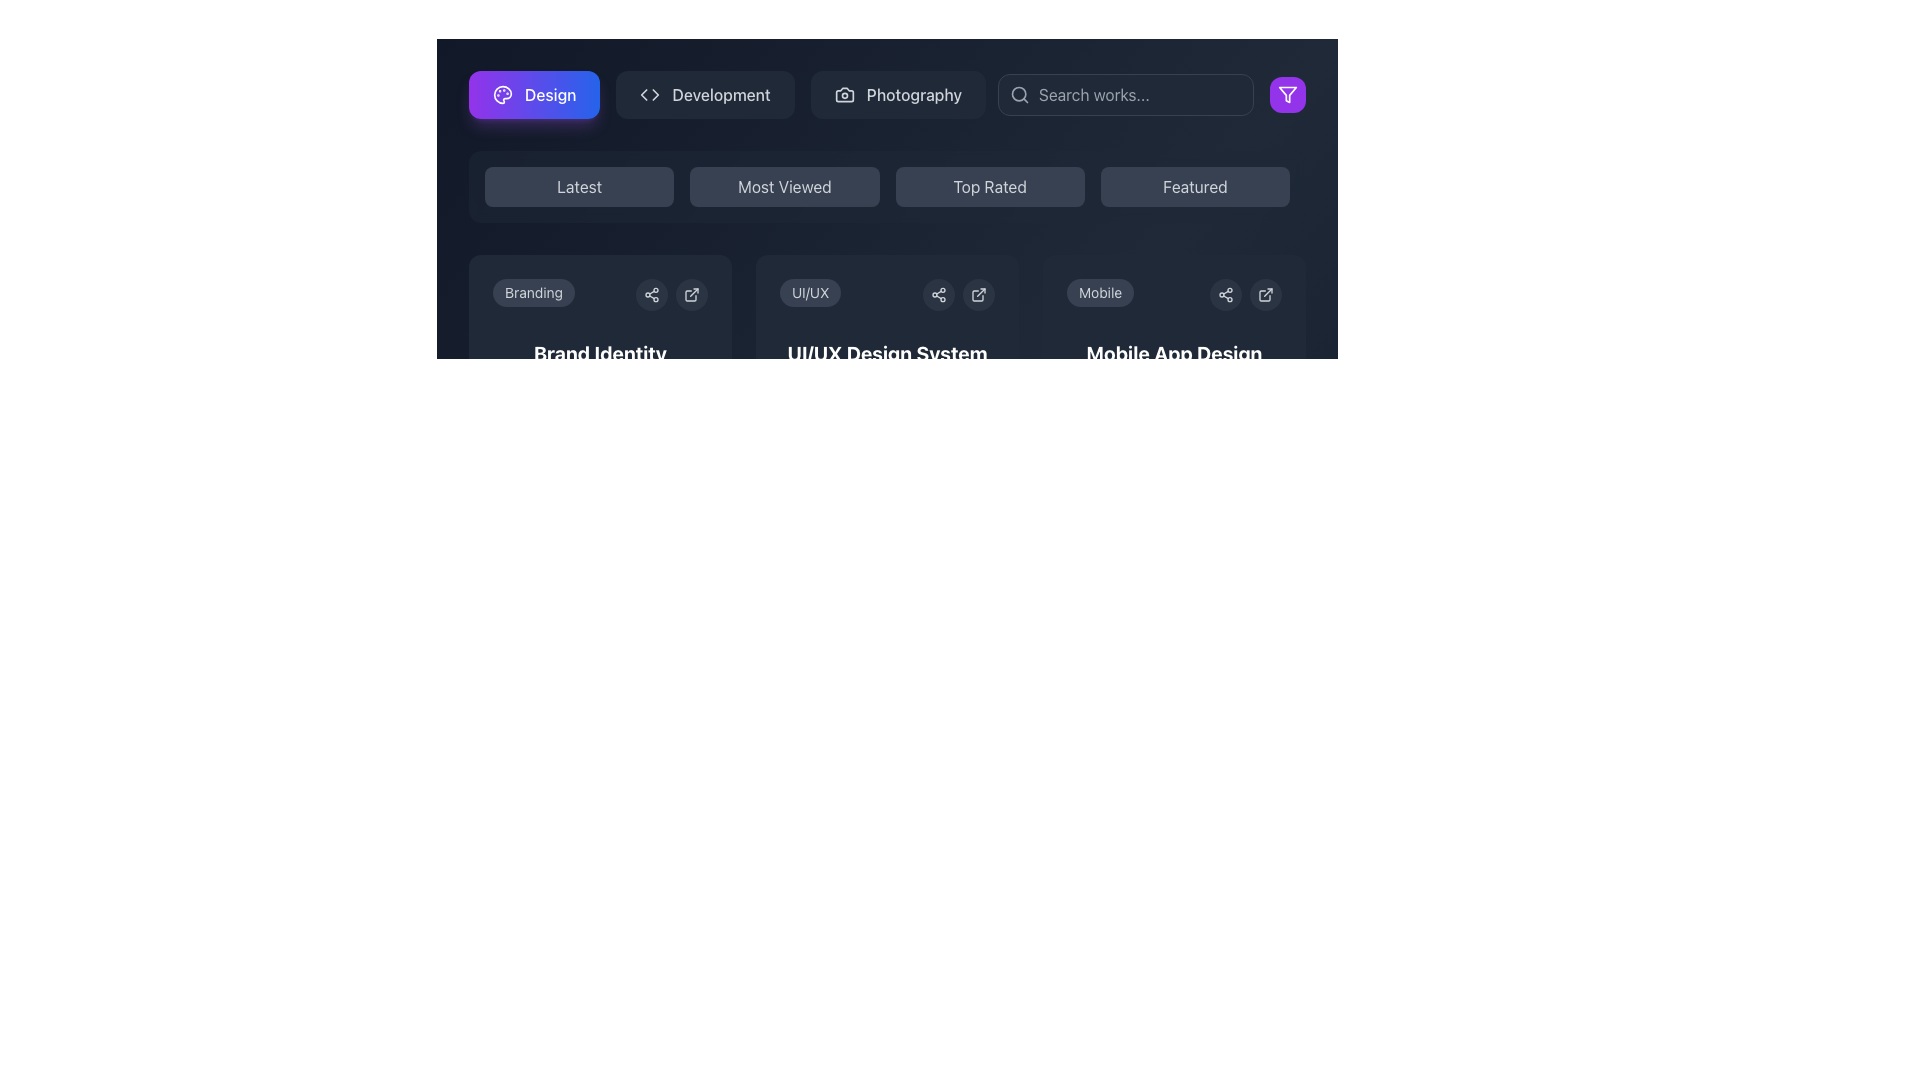  I want to click on the navigation button located between the 'Design' button on the left and the 'Photography' button on the right, so click(726, 95).